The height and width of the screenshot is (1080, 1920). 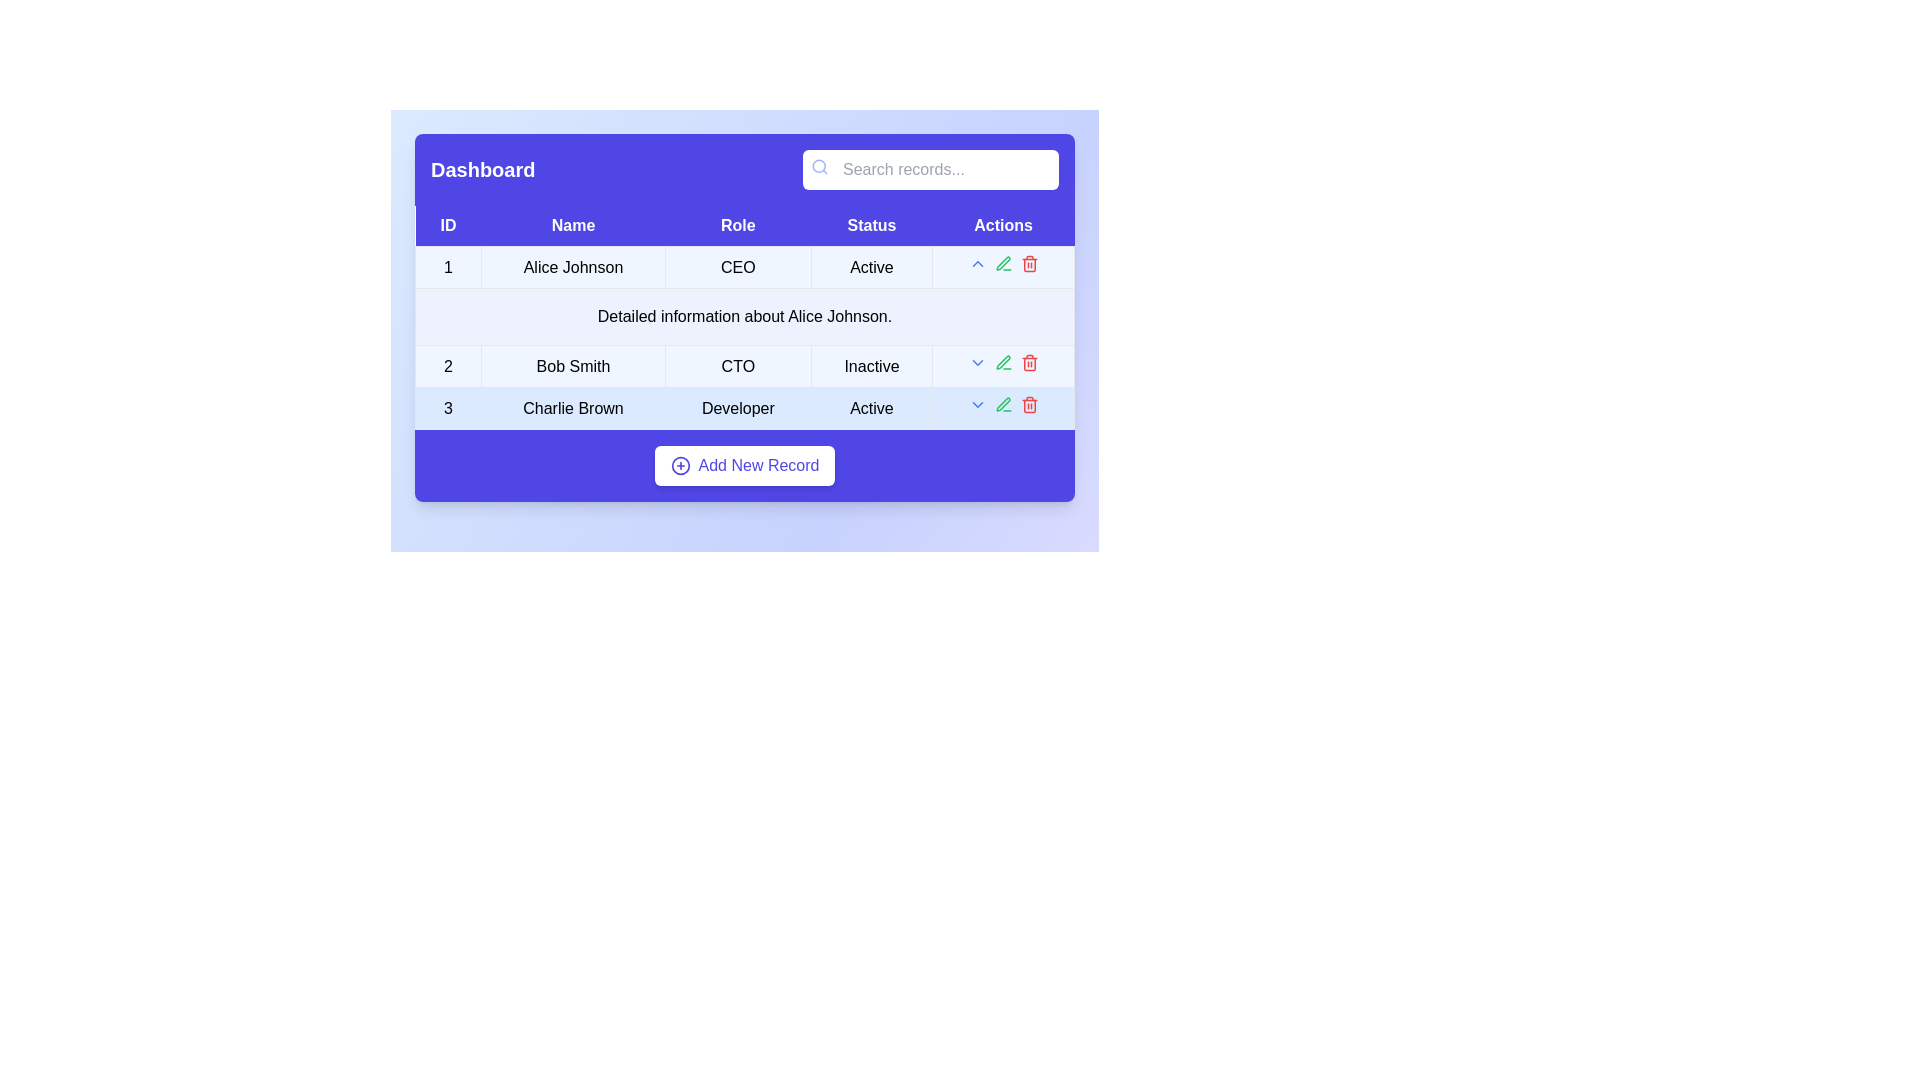 What do you see at coordinates (743, 315) in the screenshot?
I see `the text block associated with 'Alice Johnson' in the first row of the table, which provides additional information in the detailed view` at bounding box center [743, 315].